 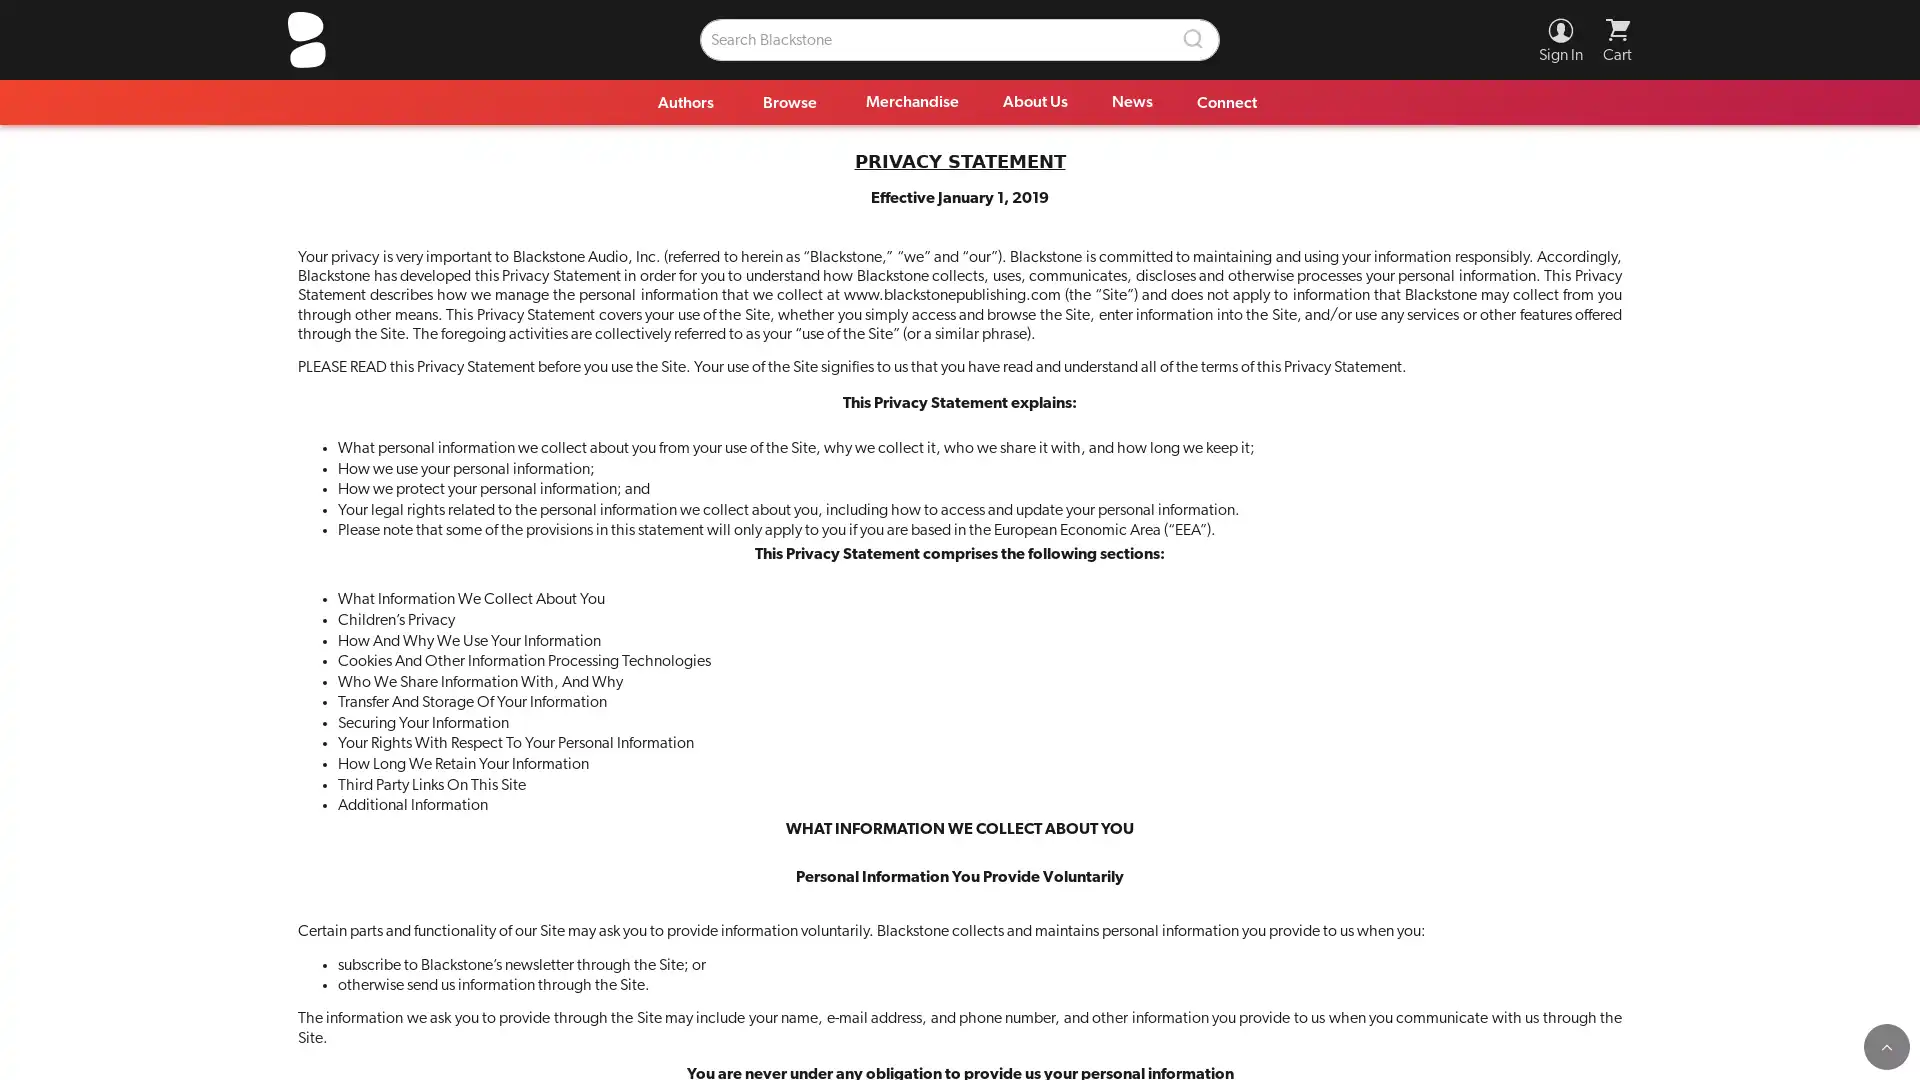 What do you see at coordinates (1194, 39) in the screenshot?
I see `Search` at bounding box center [1194, 39].